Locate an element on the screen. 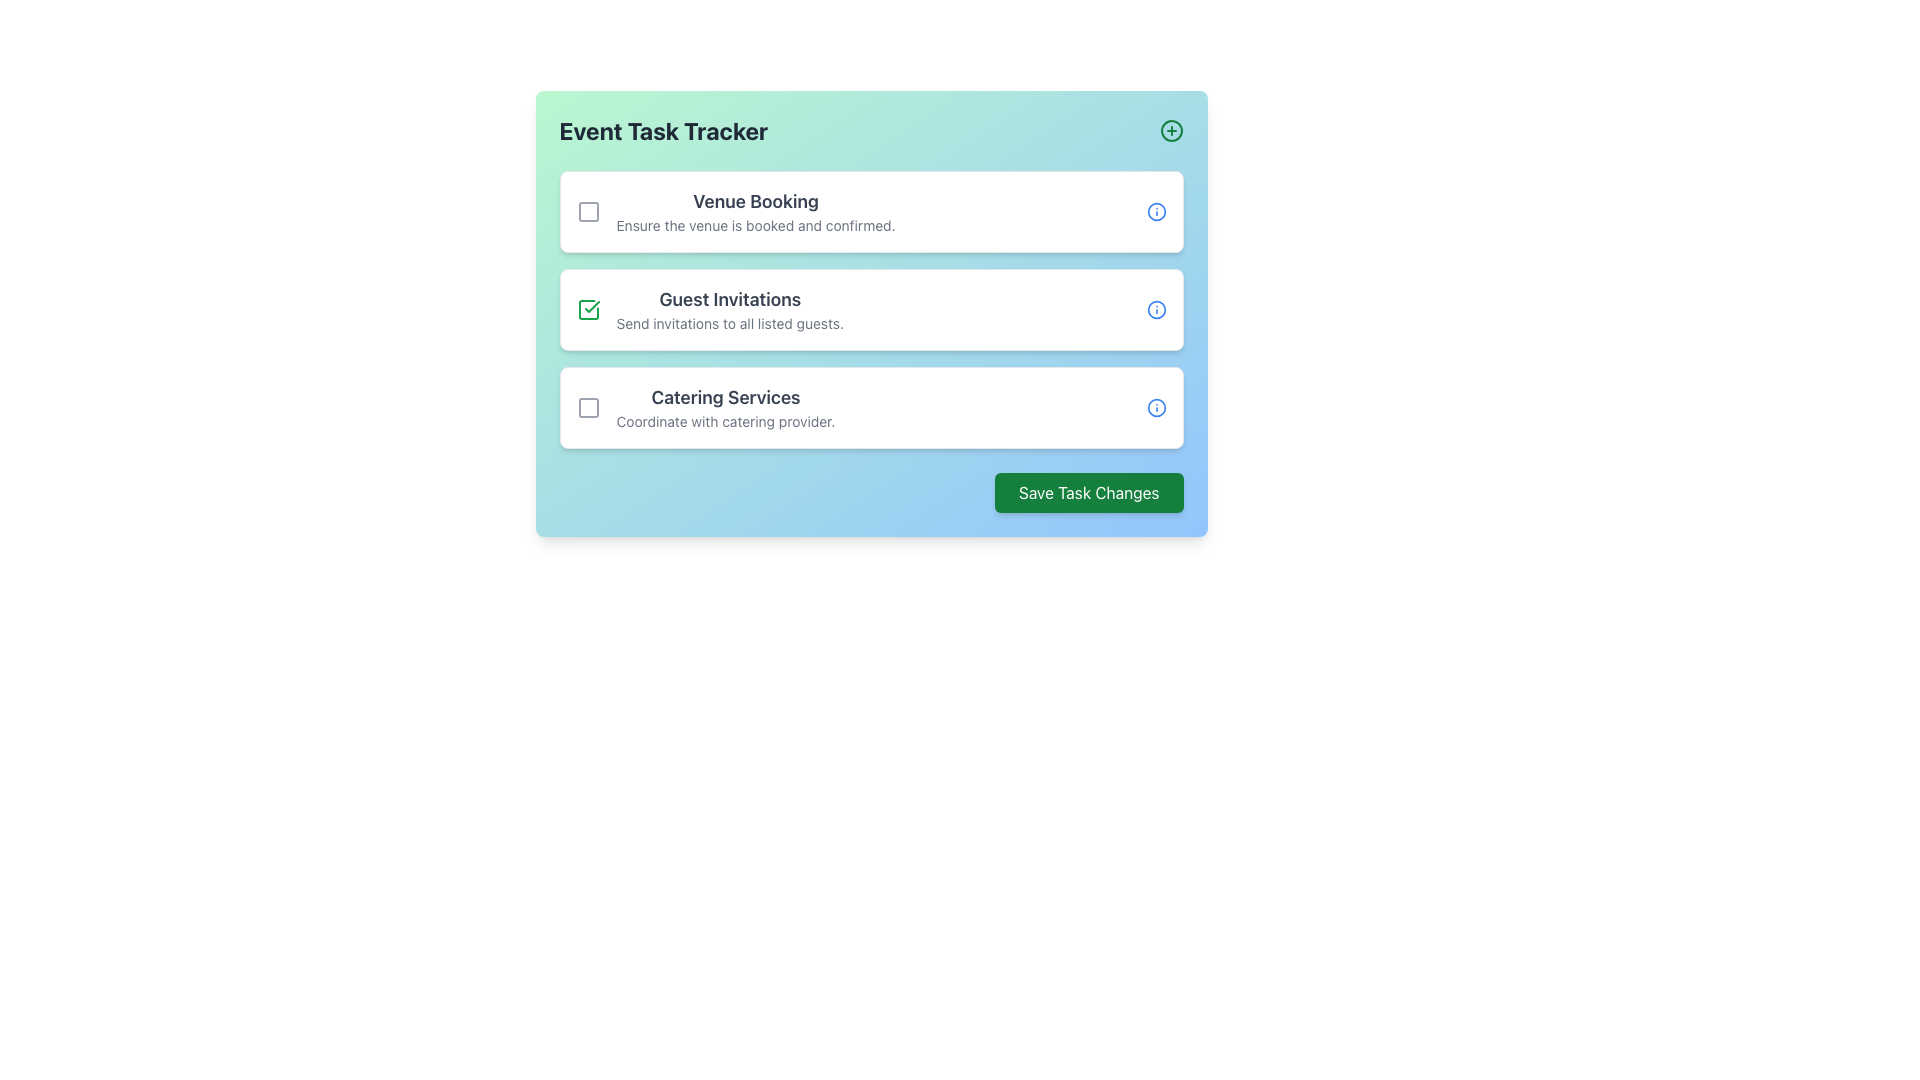 Image resolution: width=1920 pixels, height=1080 pixels. the 'Venue Booking' text block, which features a larger, bold title and a smaller, gray subtitle is located at coordinates (754, 212).